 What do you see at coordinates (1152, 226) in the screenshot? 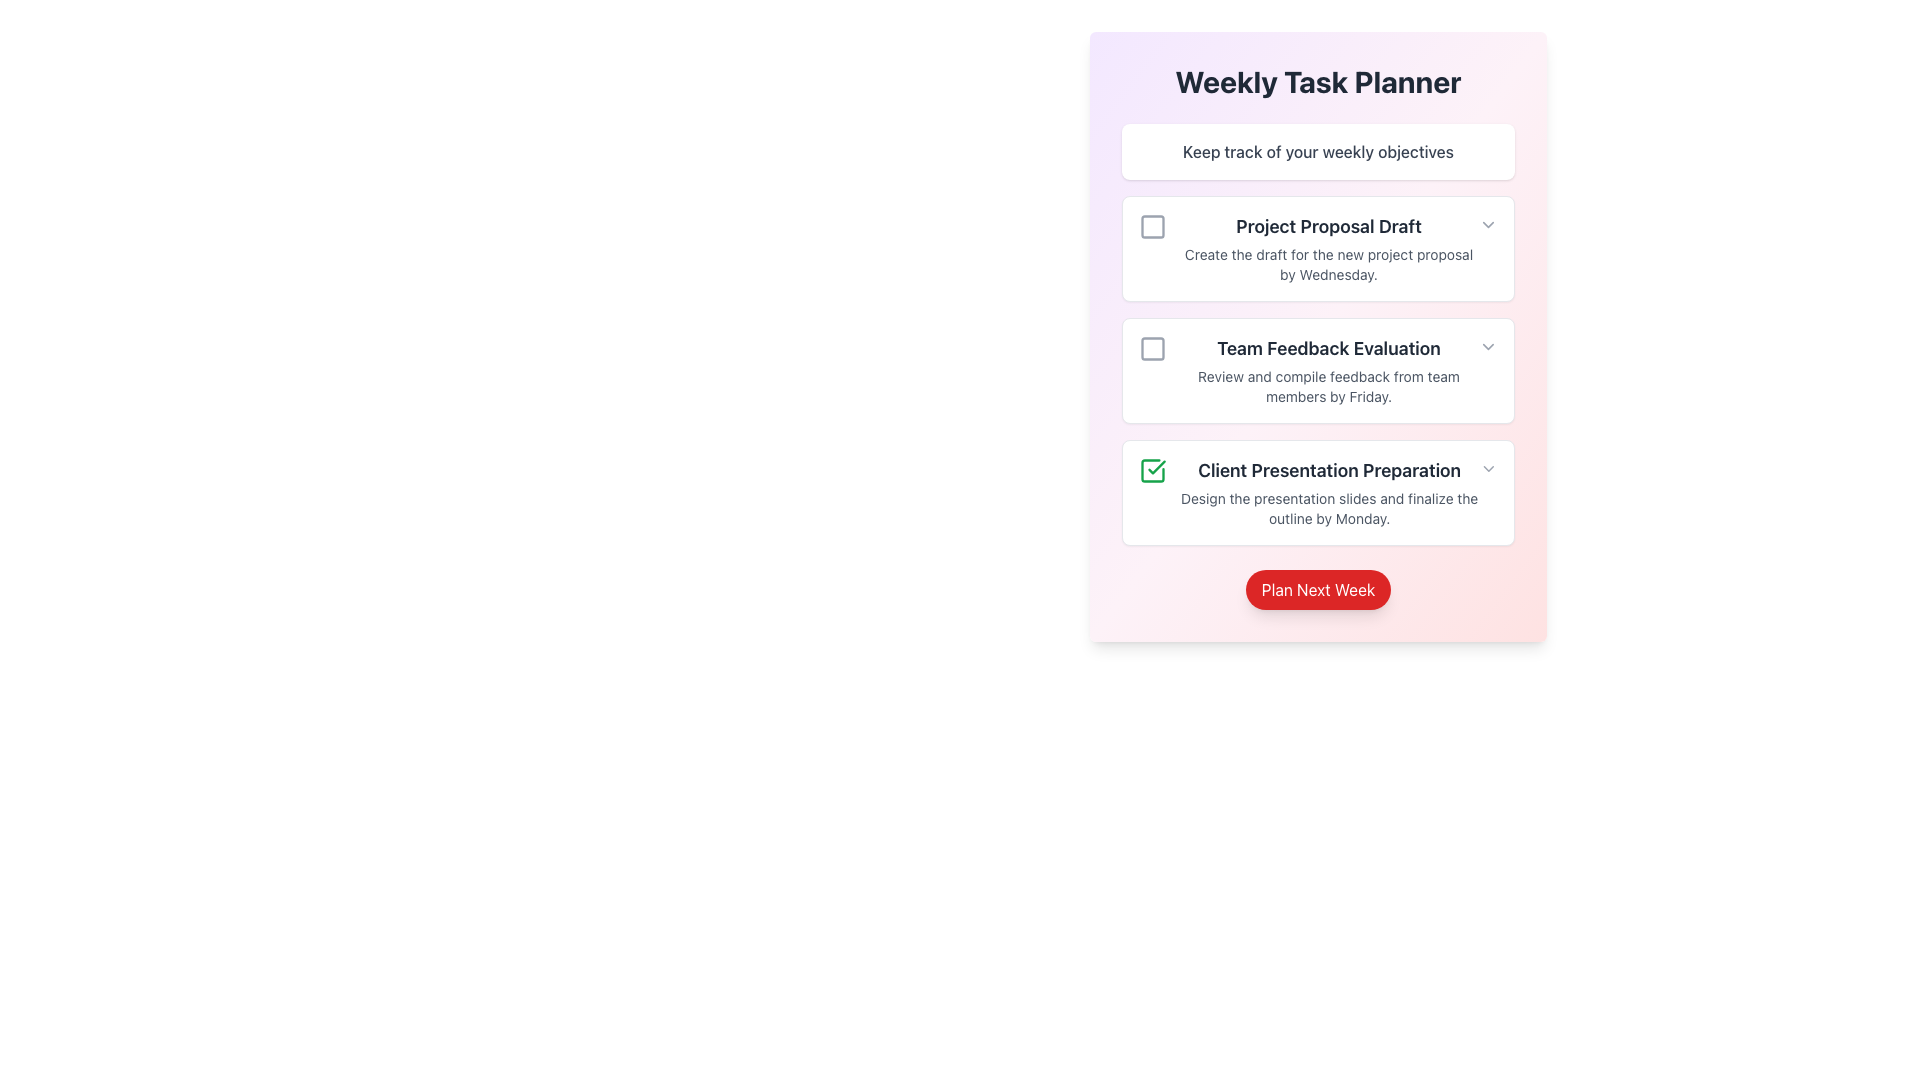
I see `the graphical decoration (small square with rounded corners) inside the checkbox of the first item labeled 'Project Proposal Draft' in the task list` at bounding box center [1152, 226].